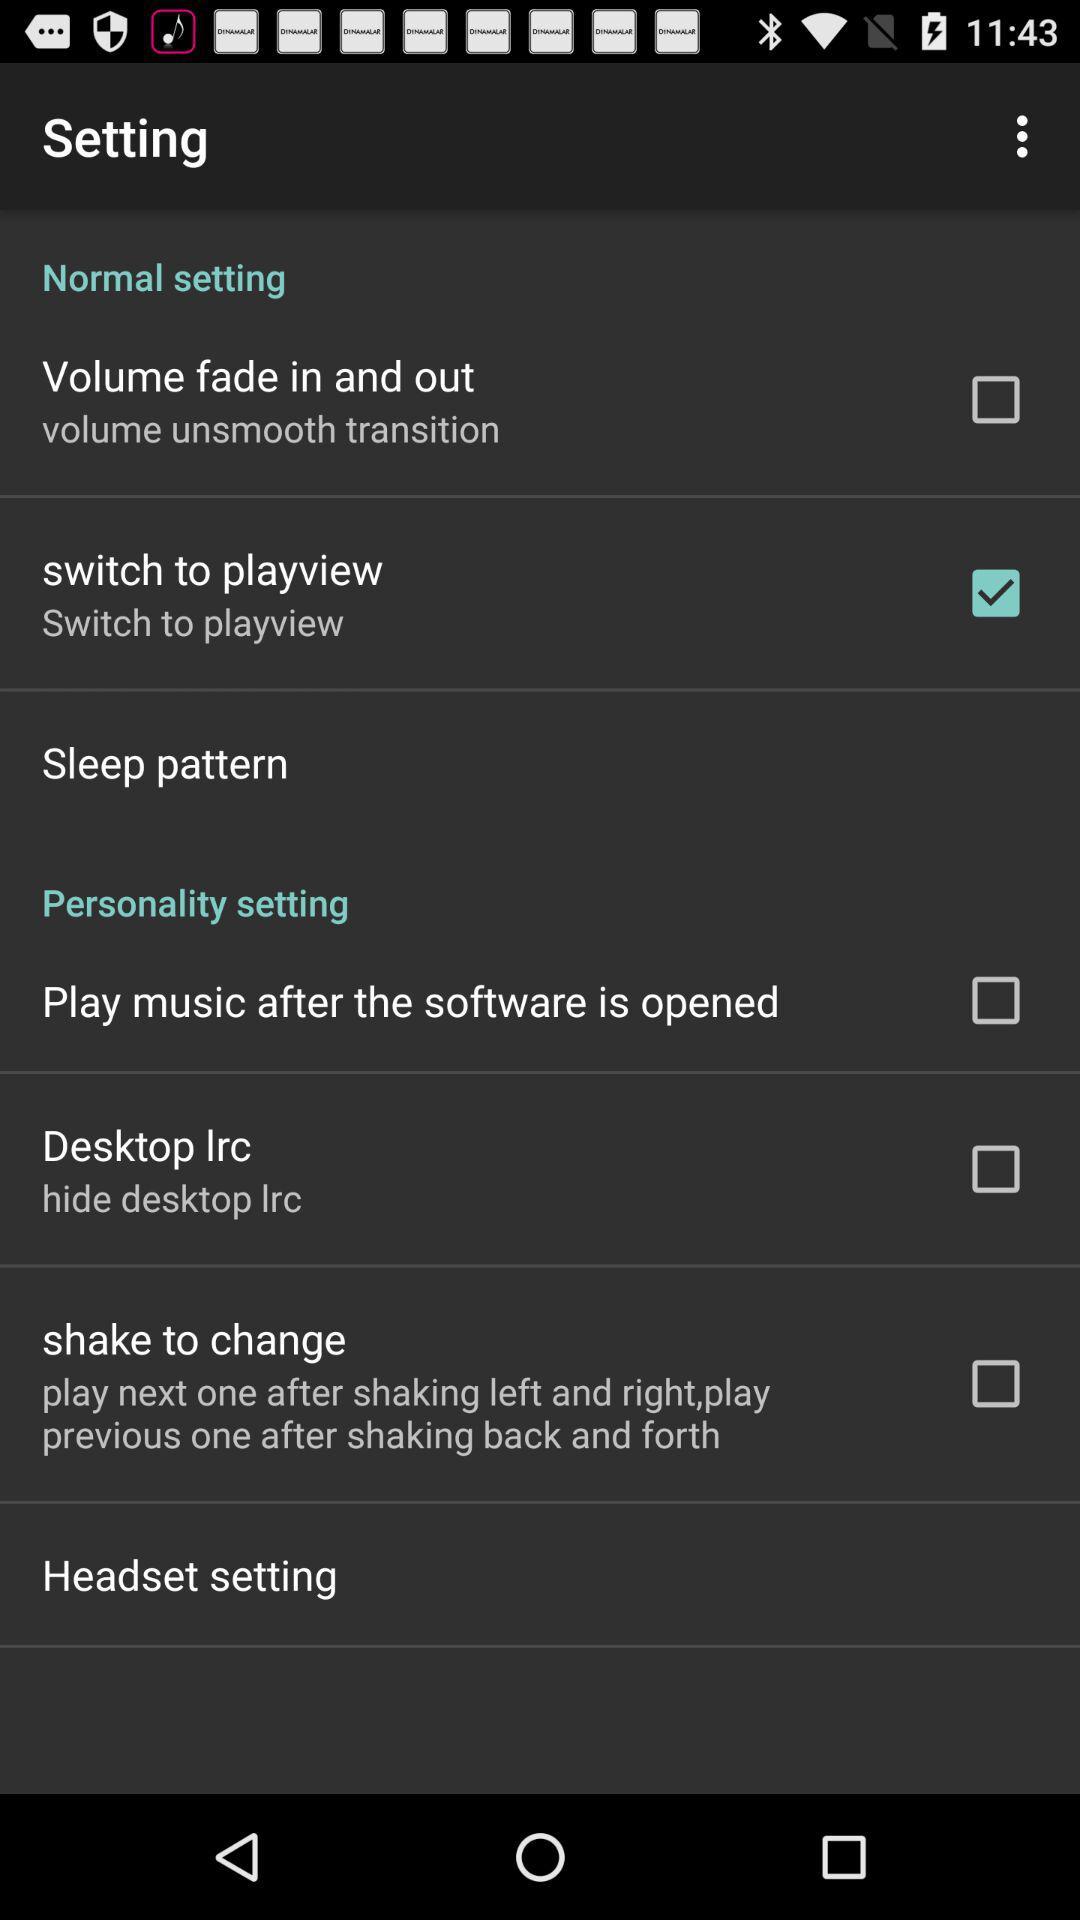 The width and height of the screenshot is (1080, 1920). What do you see at coordinates (477, 1411) in the screenshot?
I see `play next one` at bounding box center [477, 1411].